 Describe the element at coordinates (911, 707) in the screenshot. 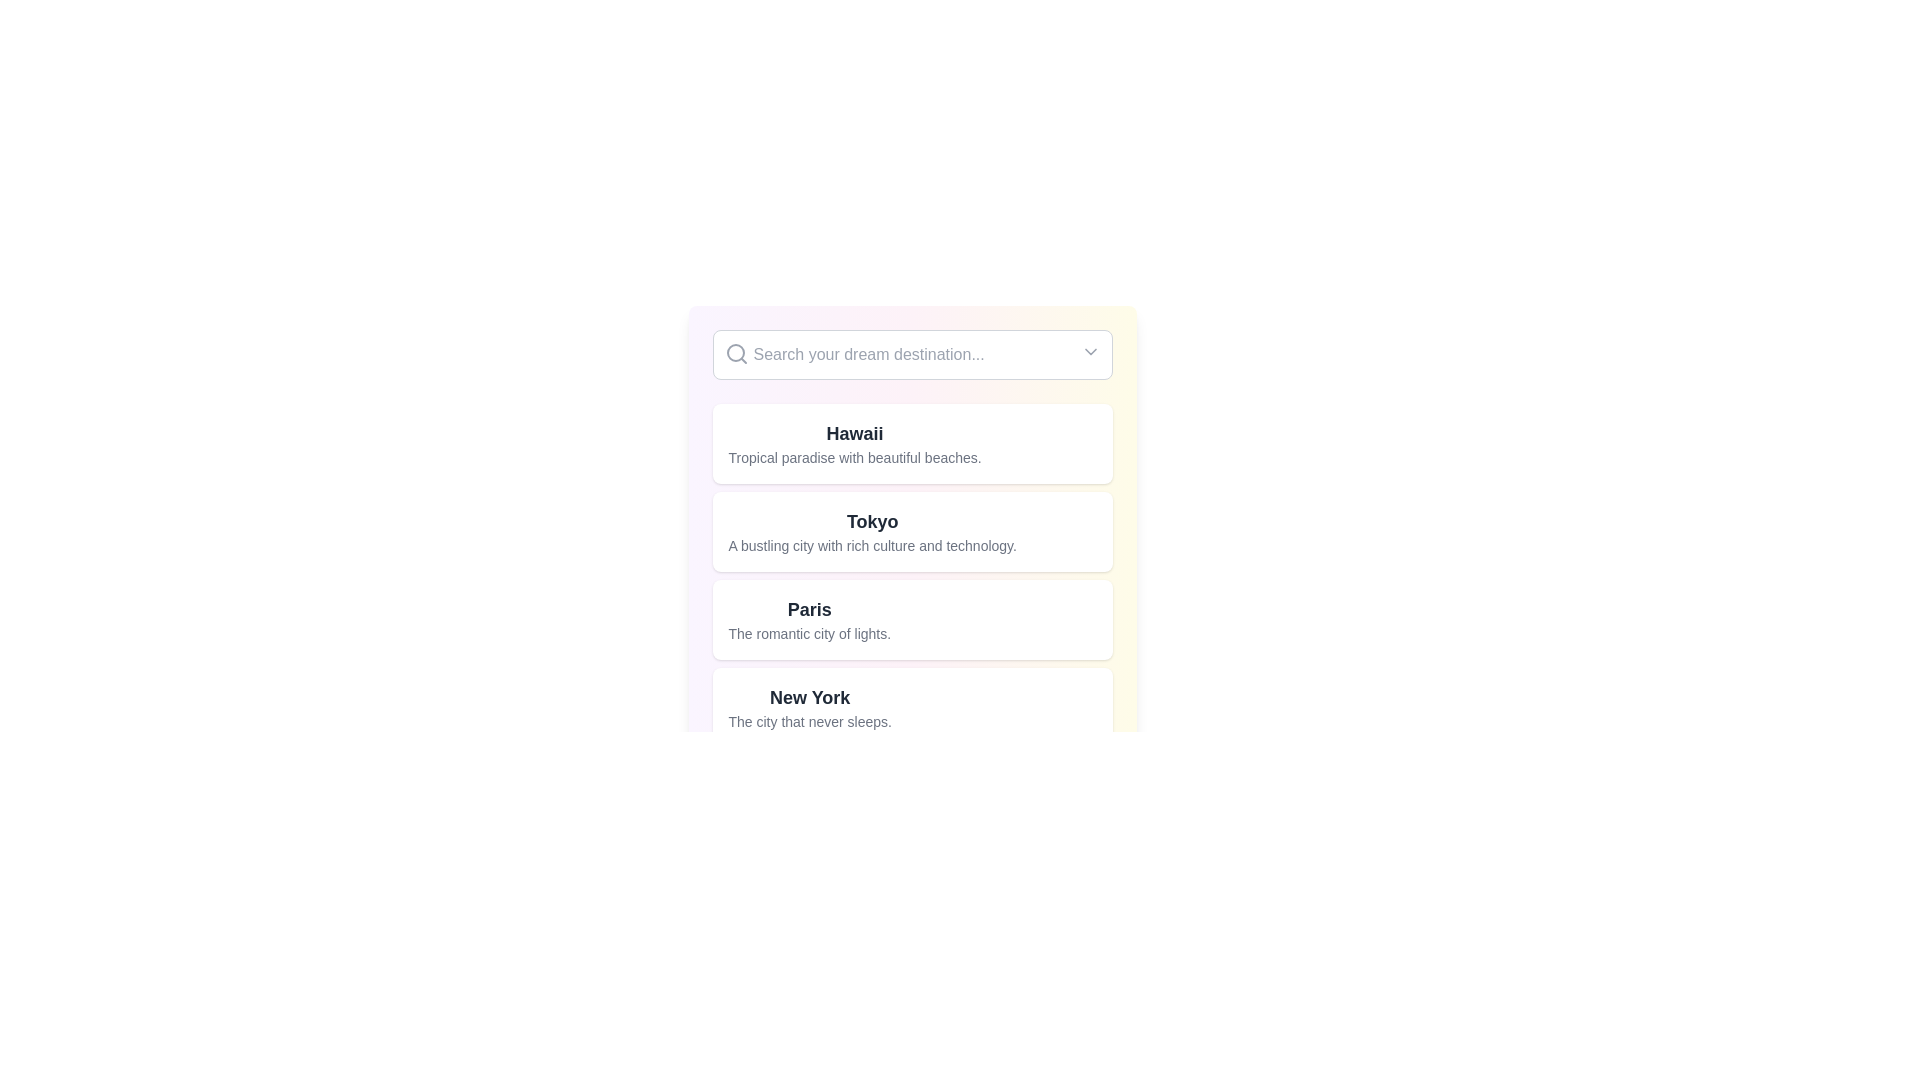

I see `the last List item with the text 'New York' which is styled with bold and large text` at that location.